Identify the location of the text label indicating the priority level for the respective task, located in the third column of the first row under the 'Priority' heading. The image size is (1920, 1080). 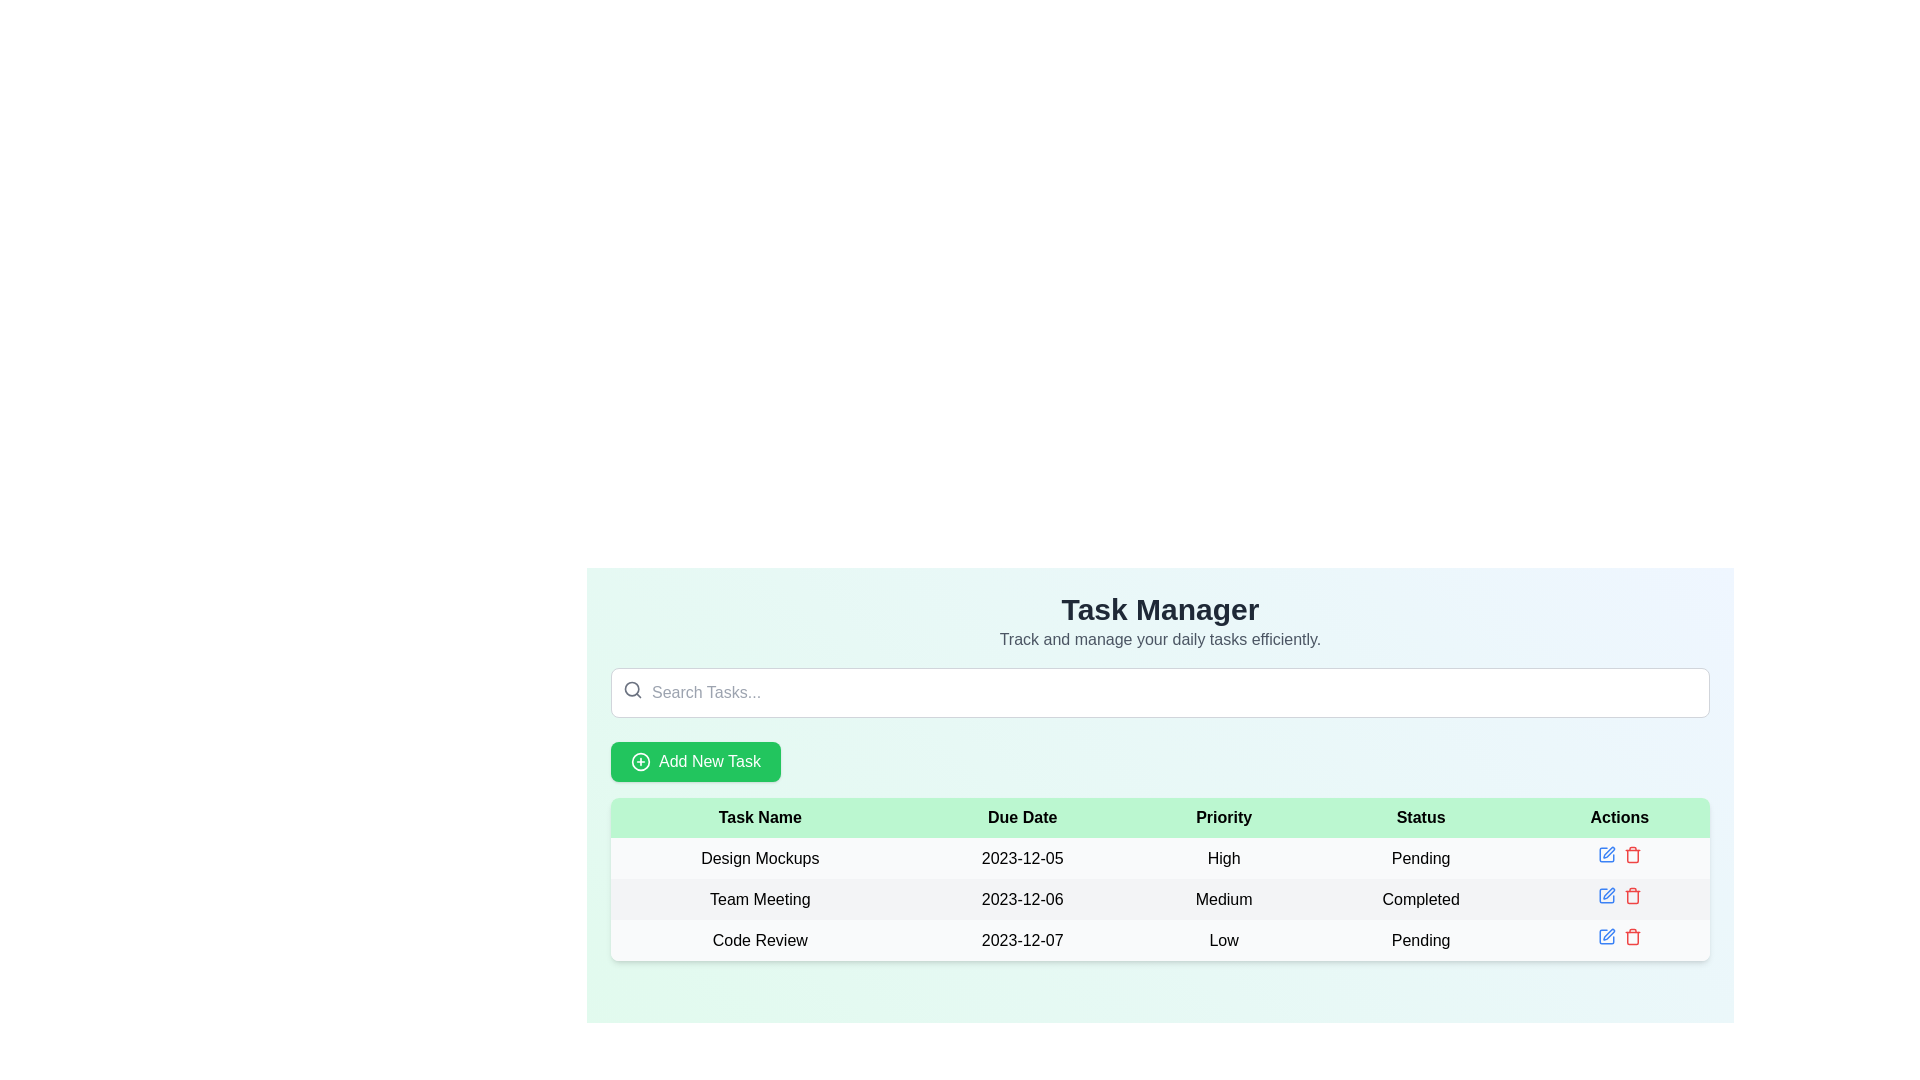
(1223, 857).